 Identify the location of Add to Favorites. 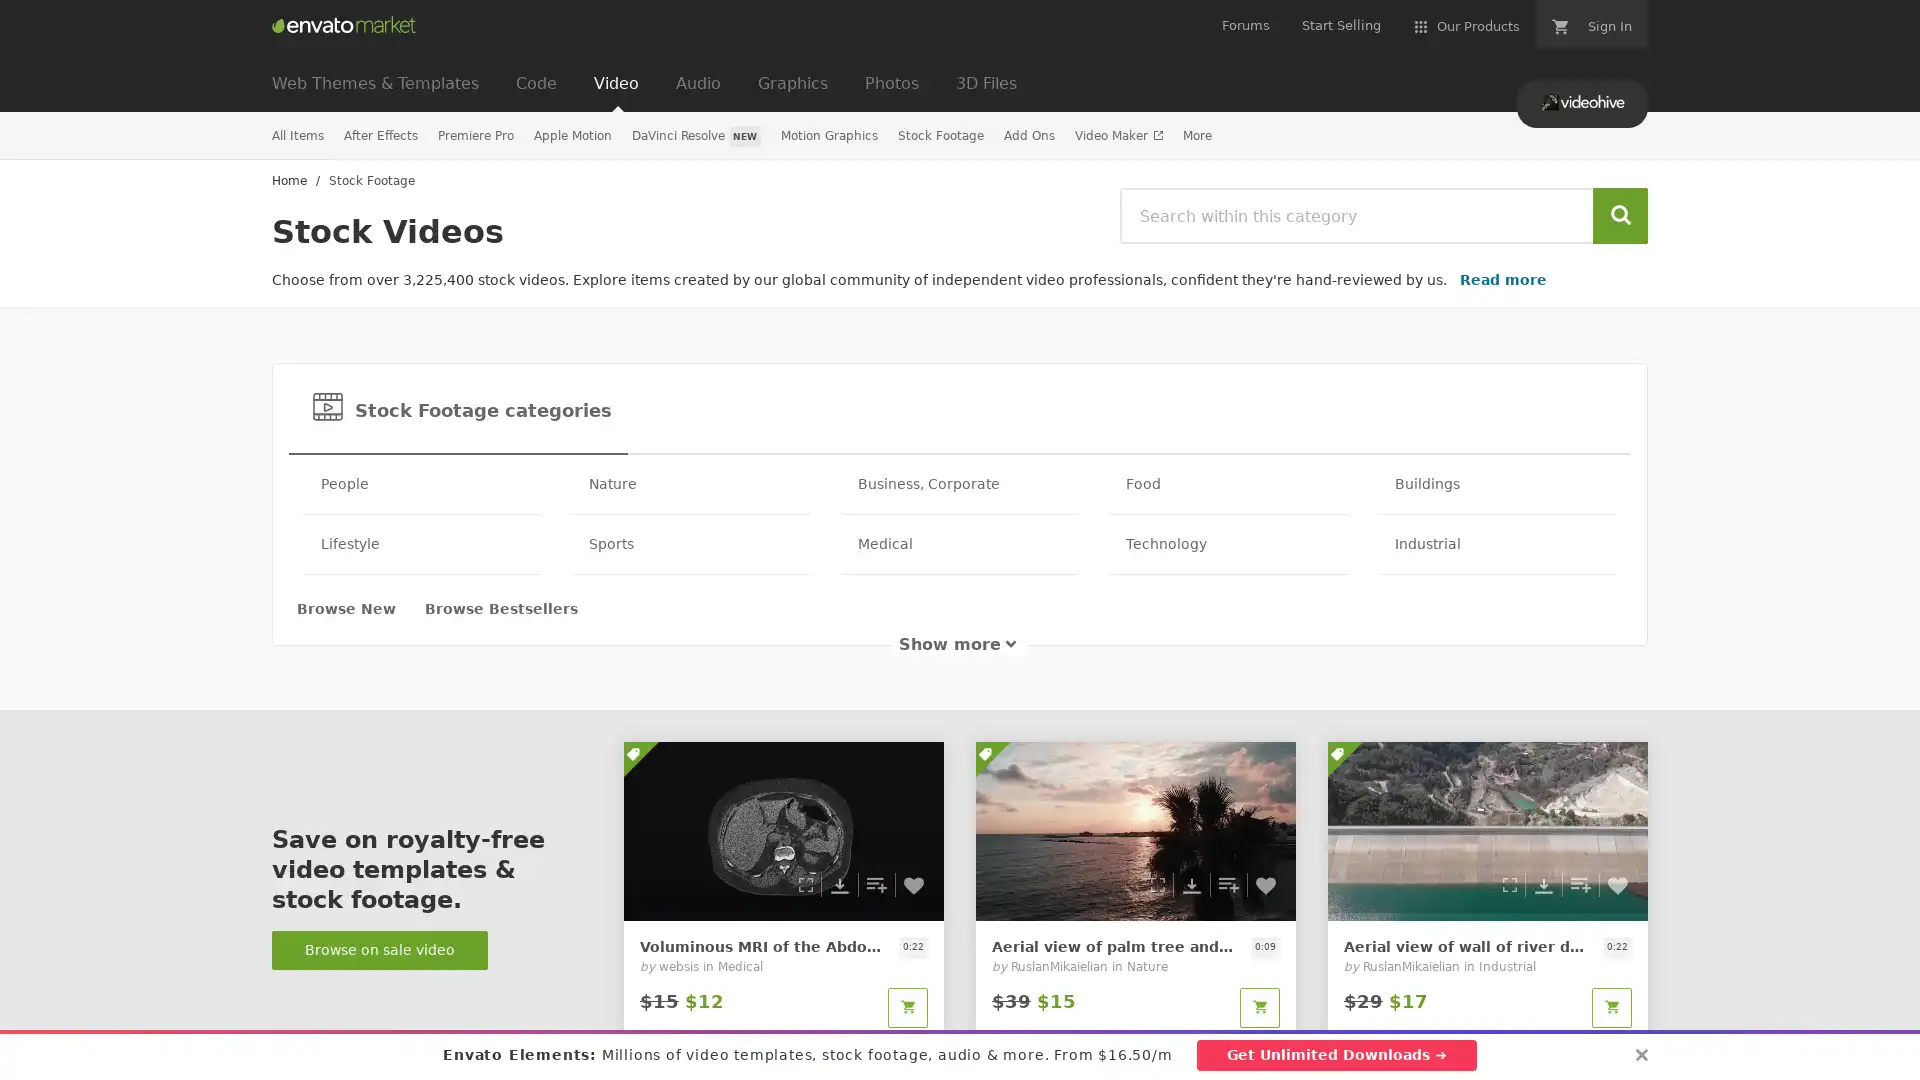
(1265, 883).